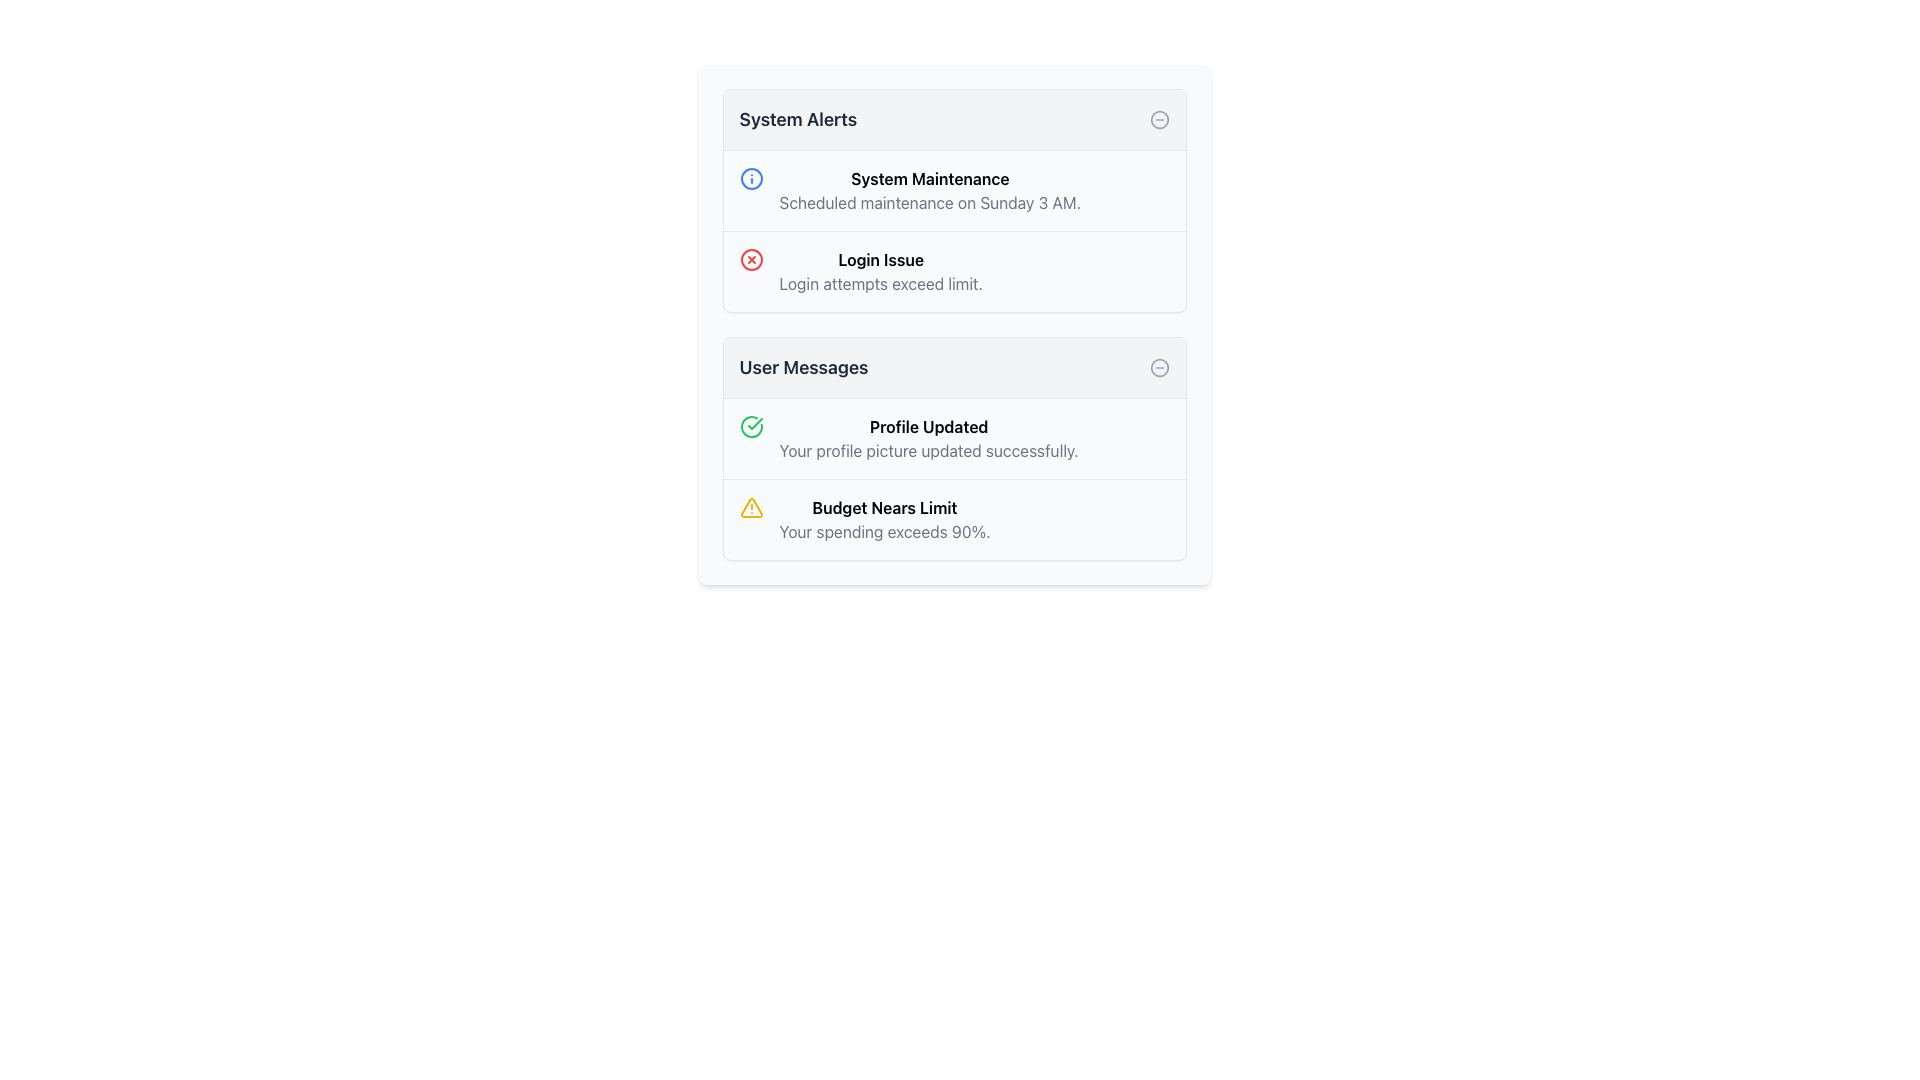 The width and height of the screenshot is (1920, 1080). What do you see at coordinates (928, 438) in the screenshot?
I see `the Notification message titled 'Profile Updated' which is the first message in the 'User Messages' section located beneath 'System Alerts'` at bounding box center [928, 438].